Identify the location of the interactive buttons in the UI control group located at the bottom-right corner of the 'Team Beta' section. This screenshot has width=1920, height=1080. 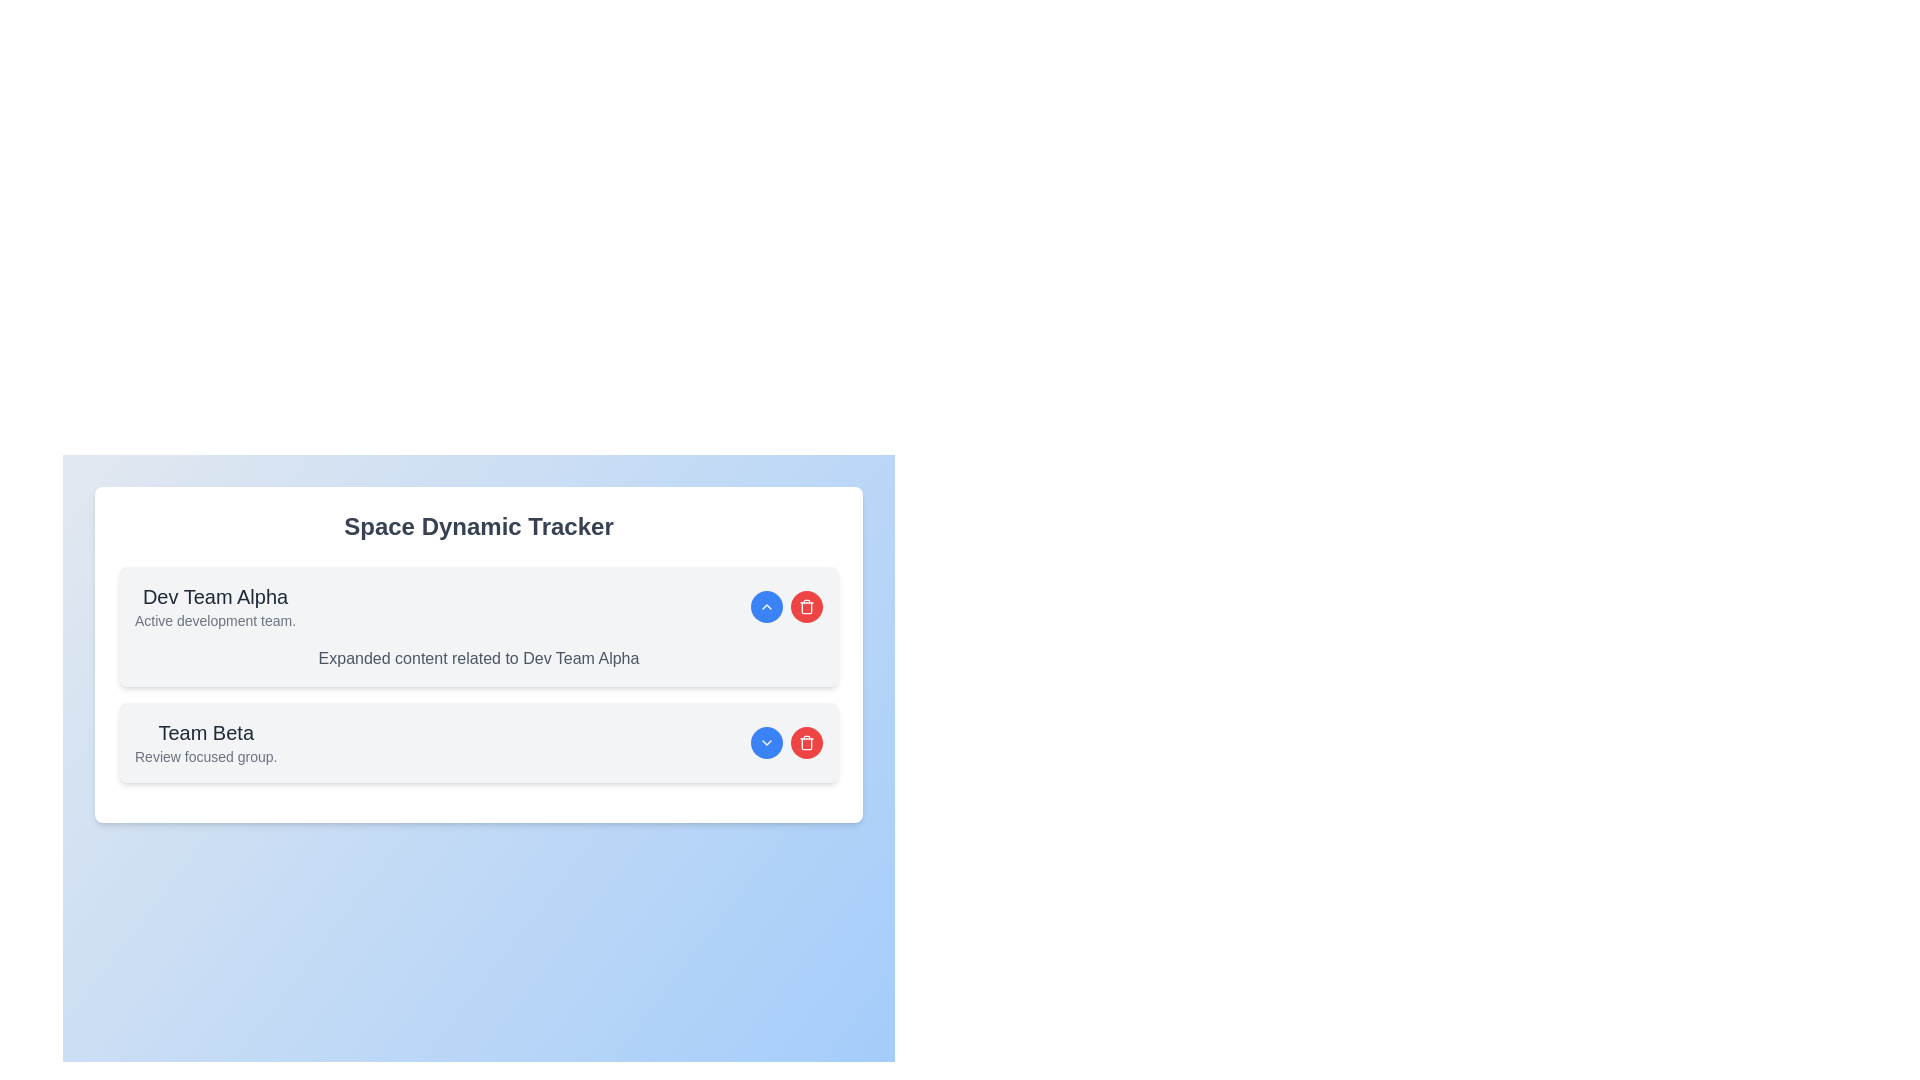
(786, 743).